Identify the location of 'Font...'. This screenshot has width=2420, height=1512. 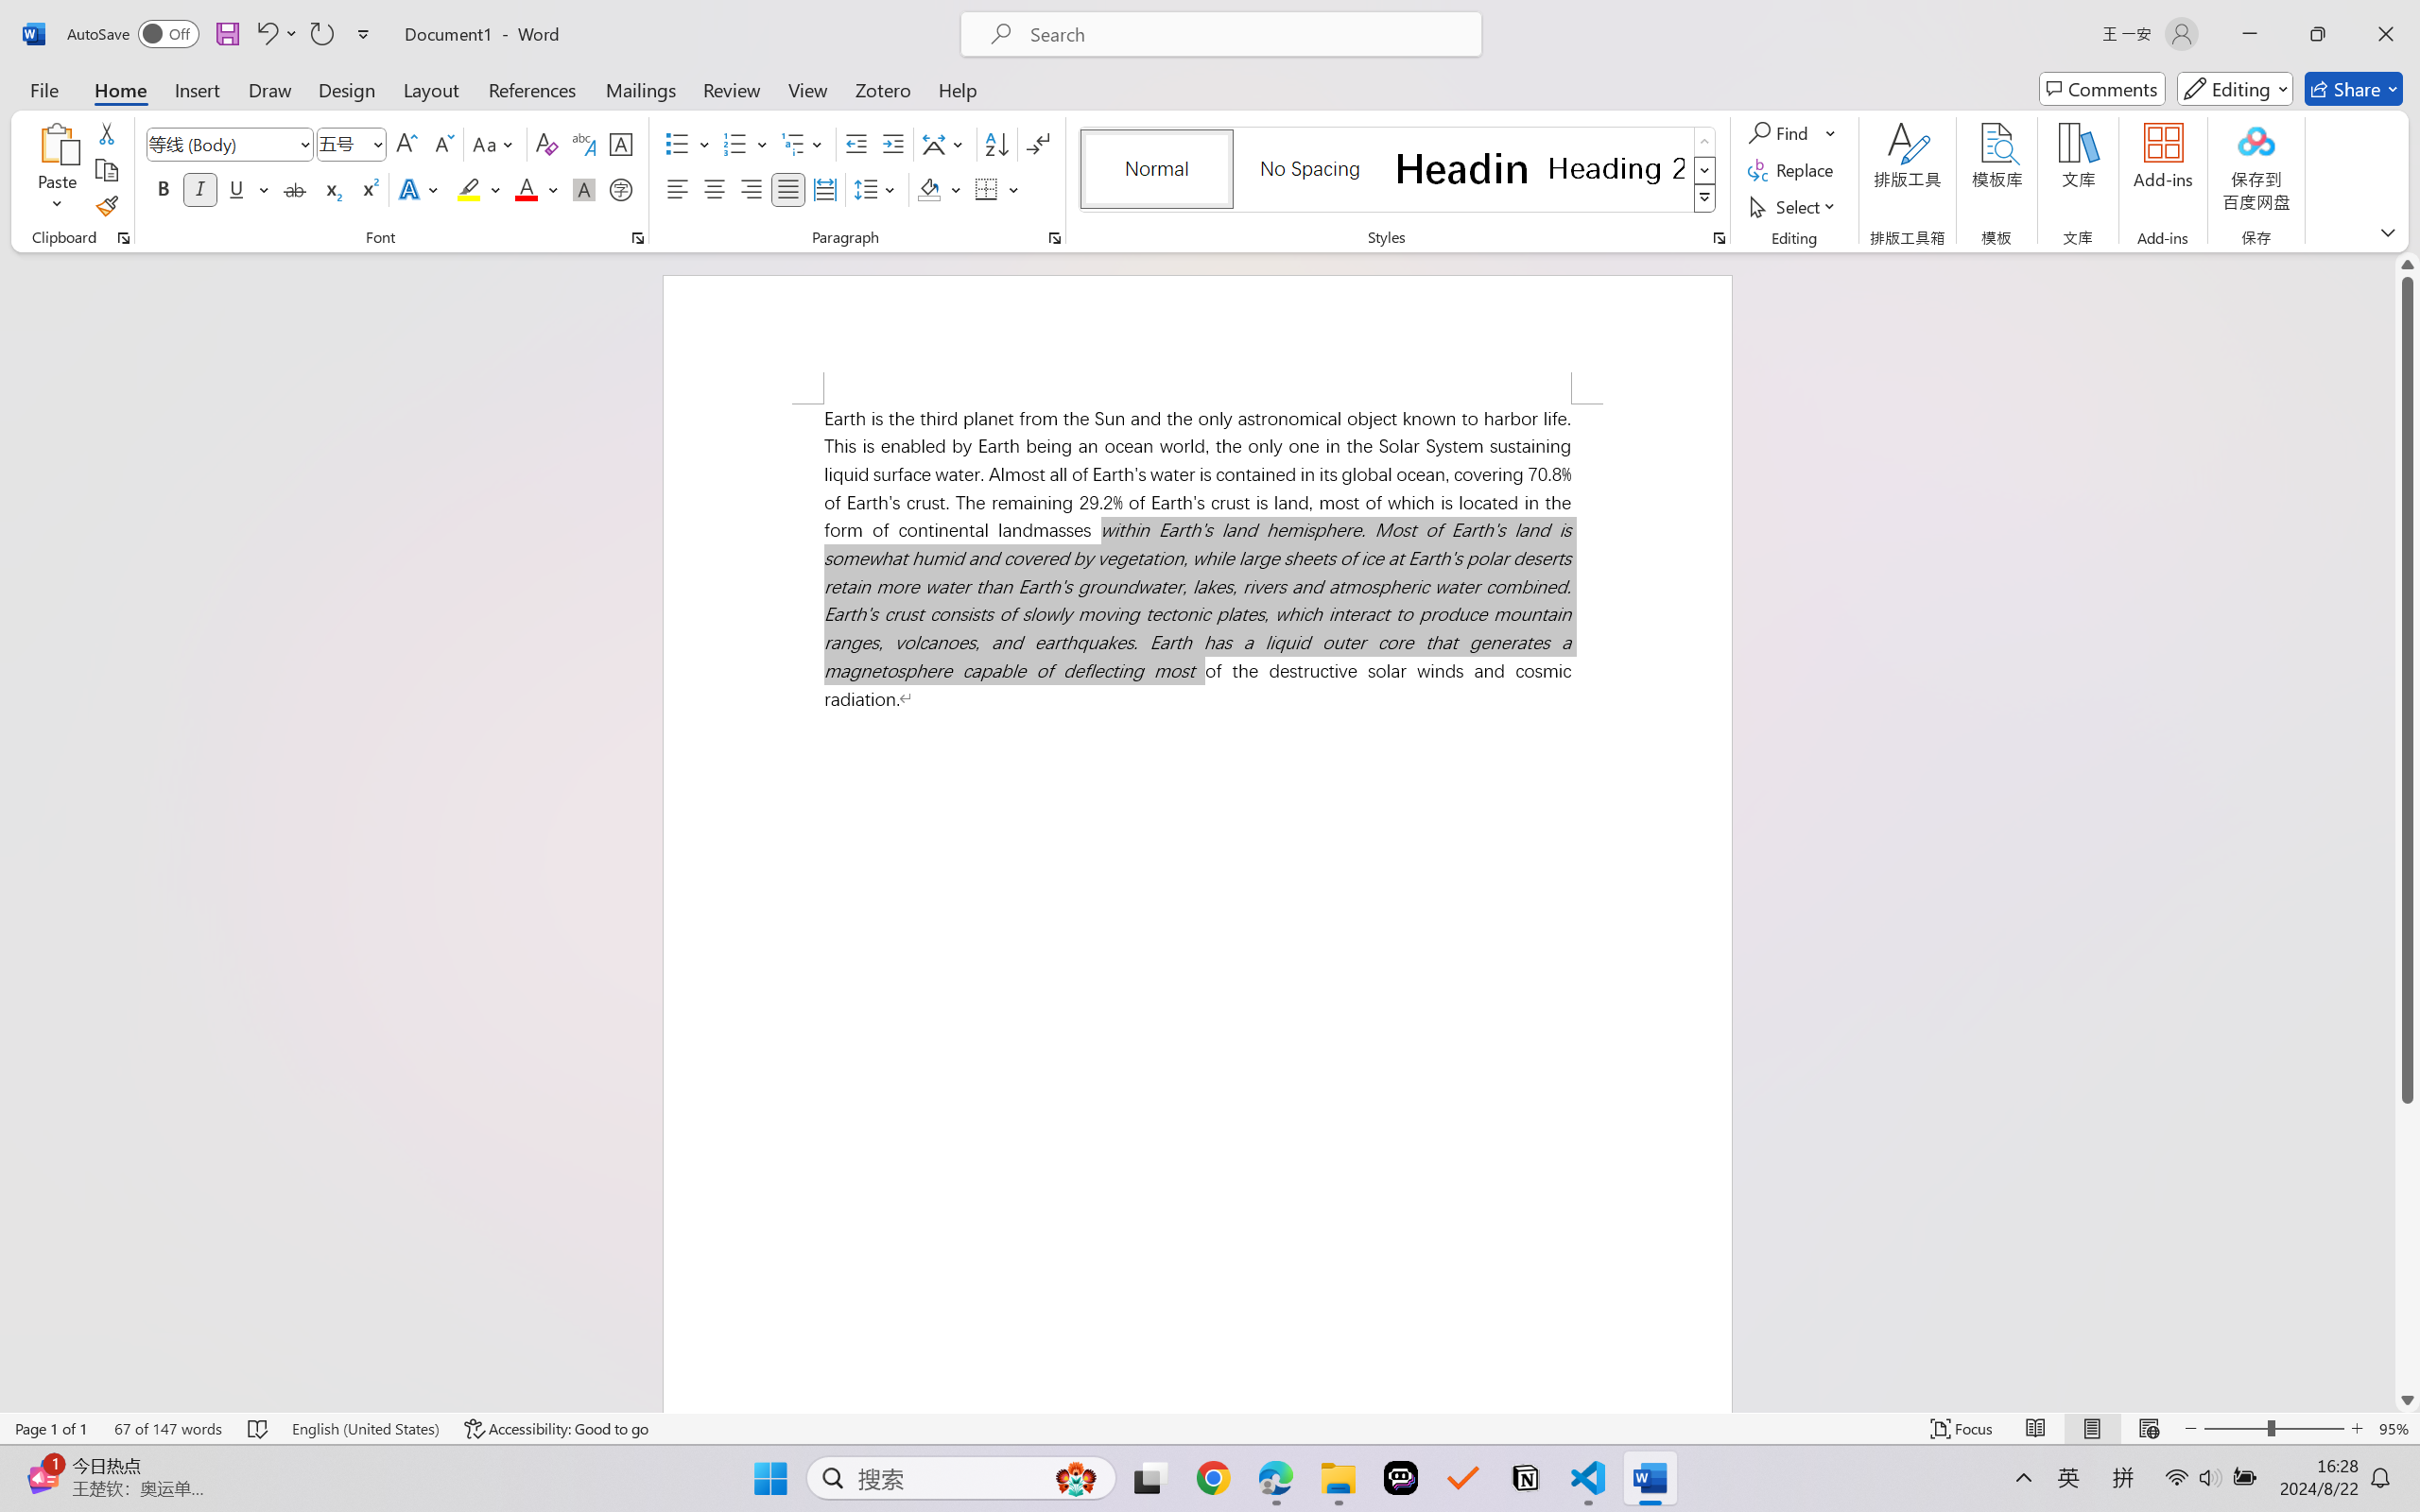
(637, 237).